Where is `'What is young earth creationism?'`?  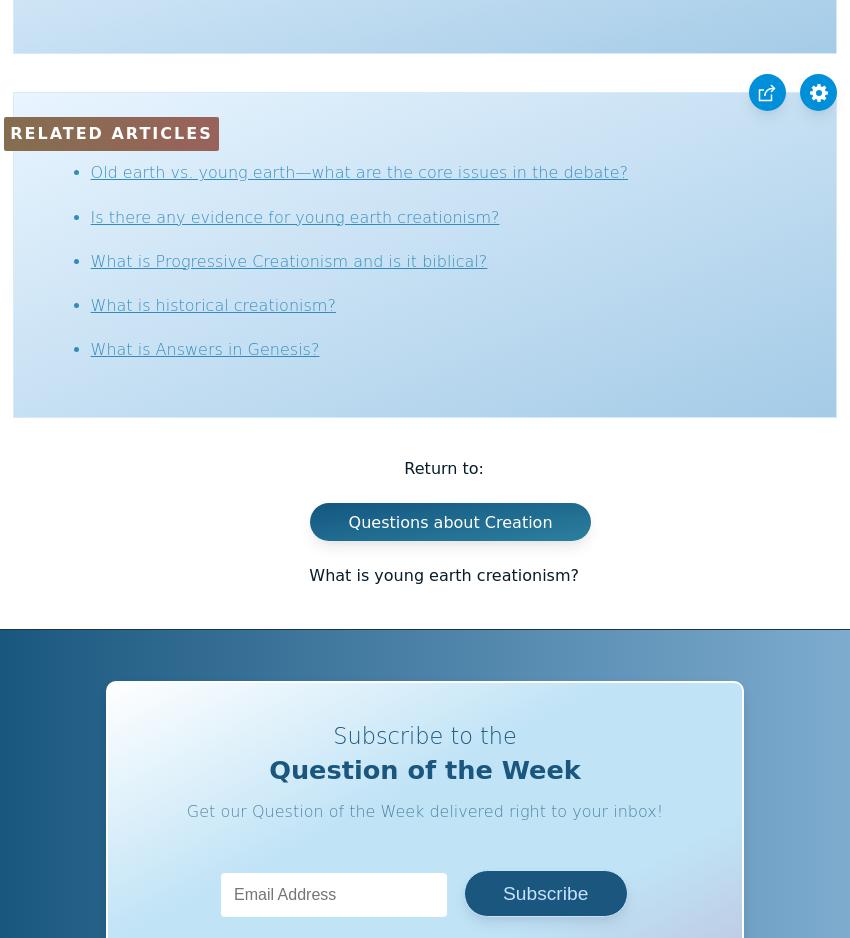 'What is young earth creationism?' is located at coordinates (443, 574).